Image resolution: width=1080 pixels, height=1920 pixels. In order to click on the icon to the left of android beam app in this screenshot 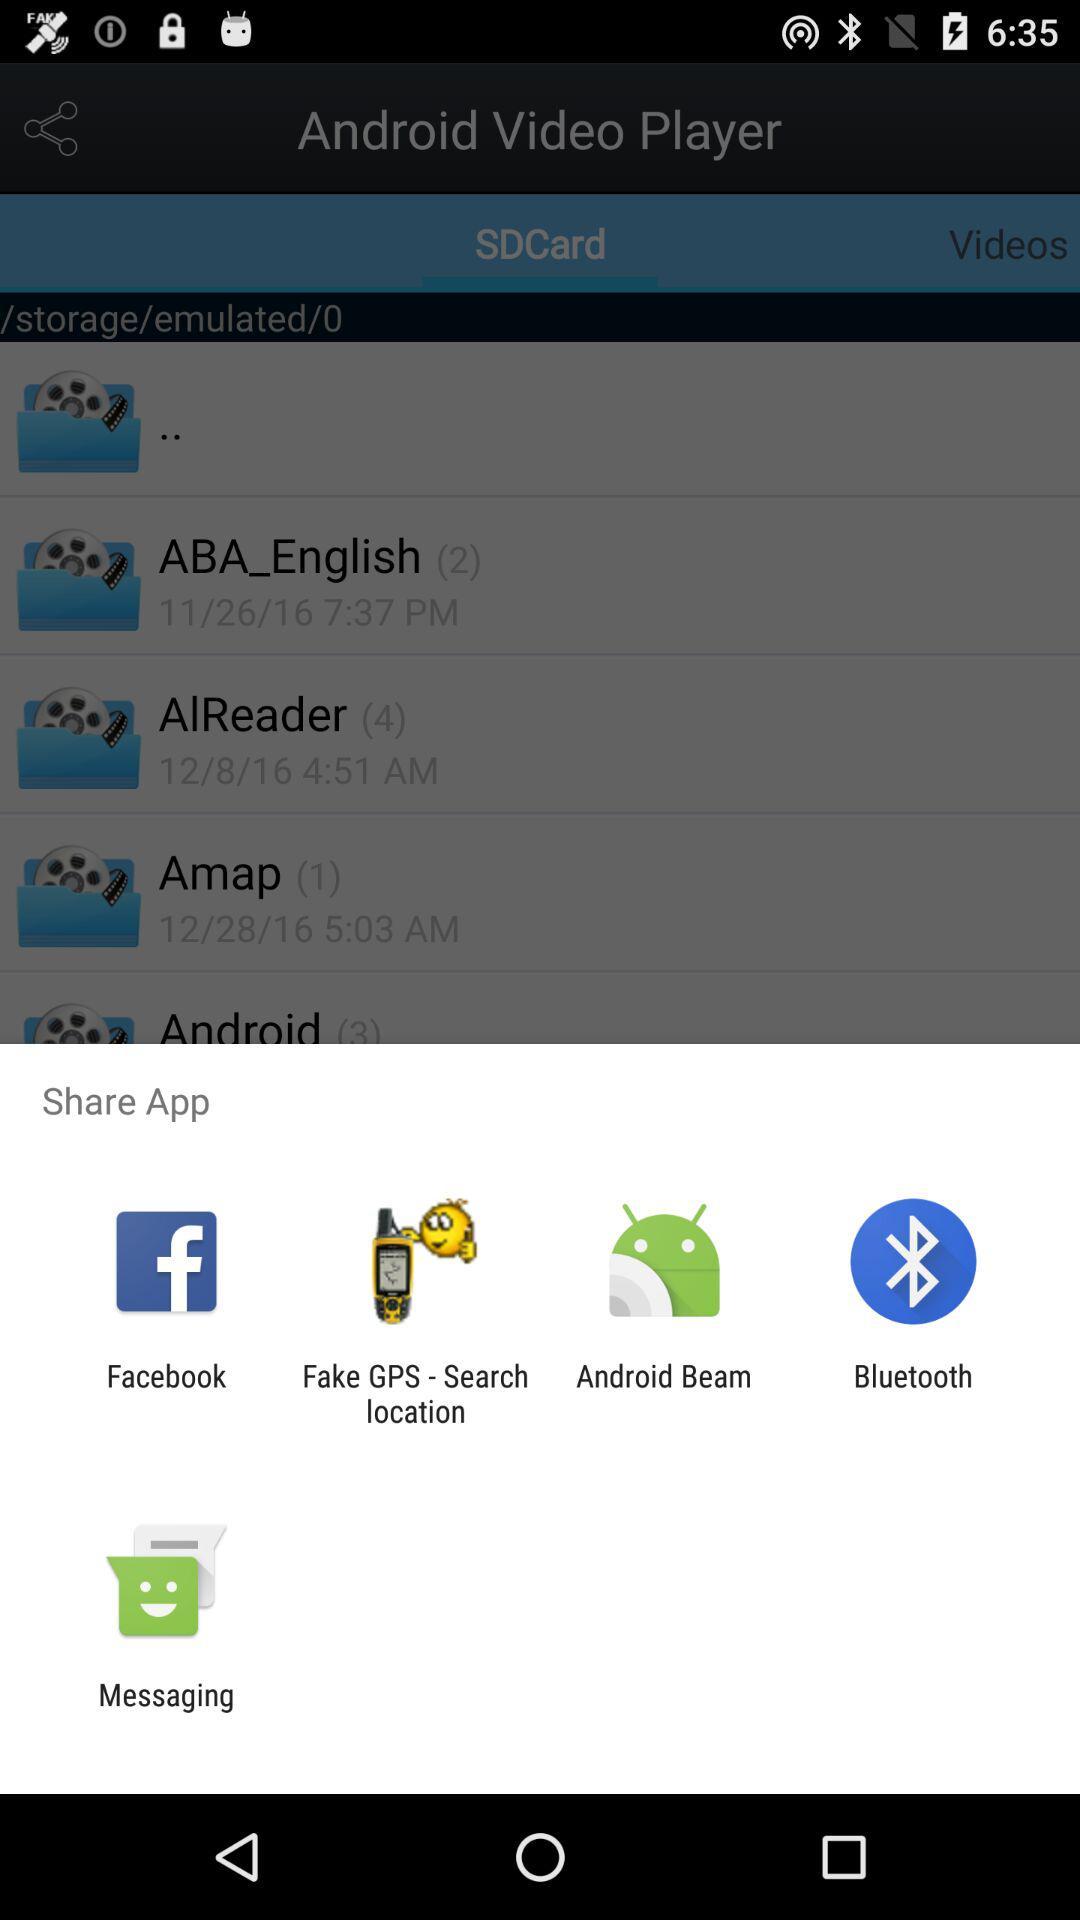, I will do `click(414, 1392)`.